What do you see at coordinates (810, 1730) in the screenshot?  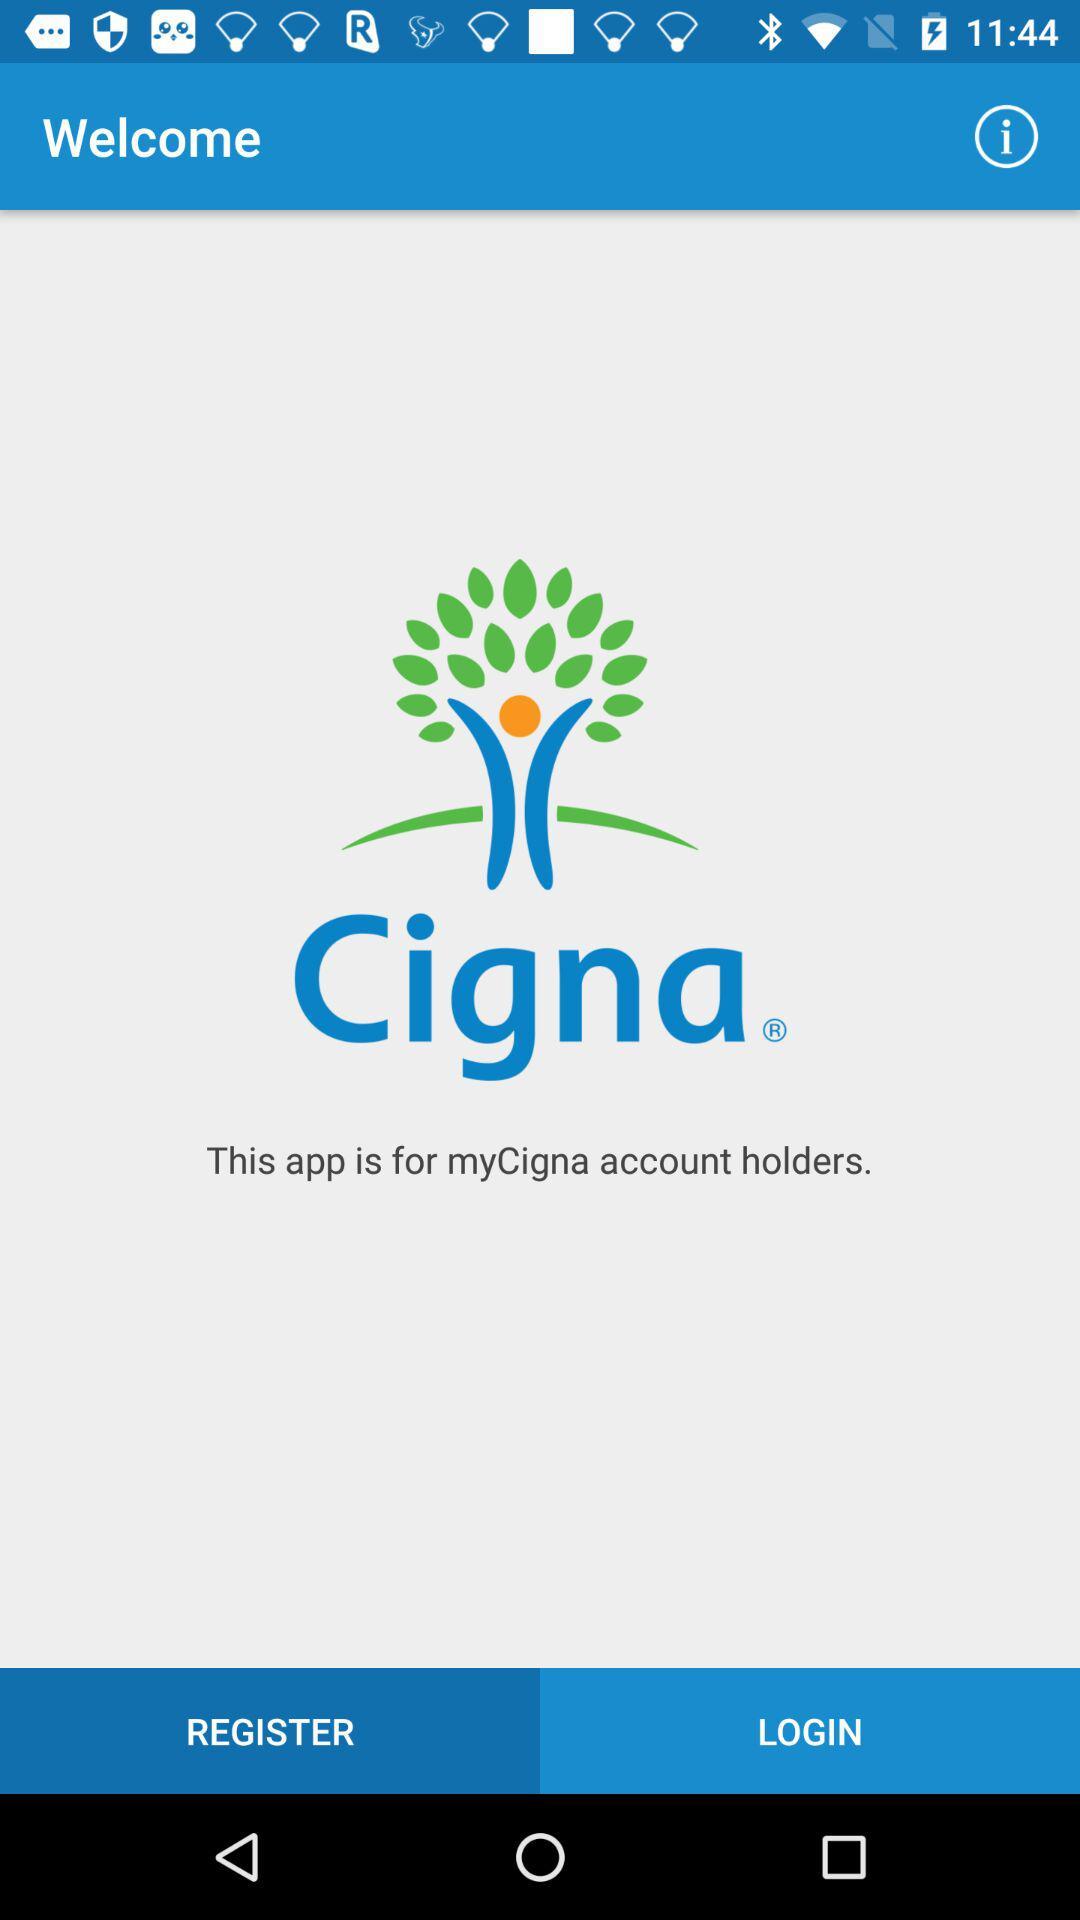 I see `the icon at the bottom right corner` at bounding box center [810, 1730].